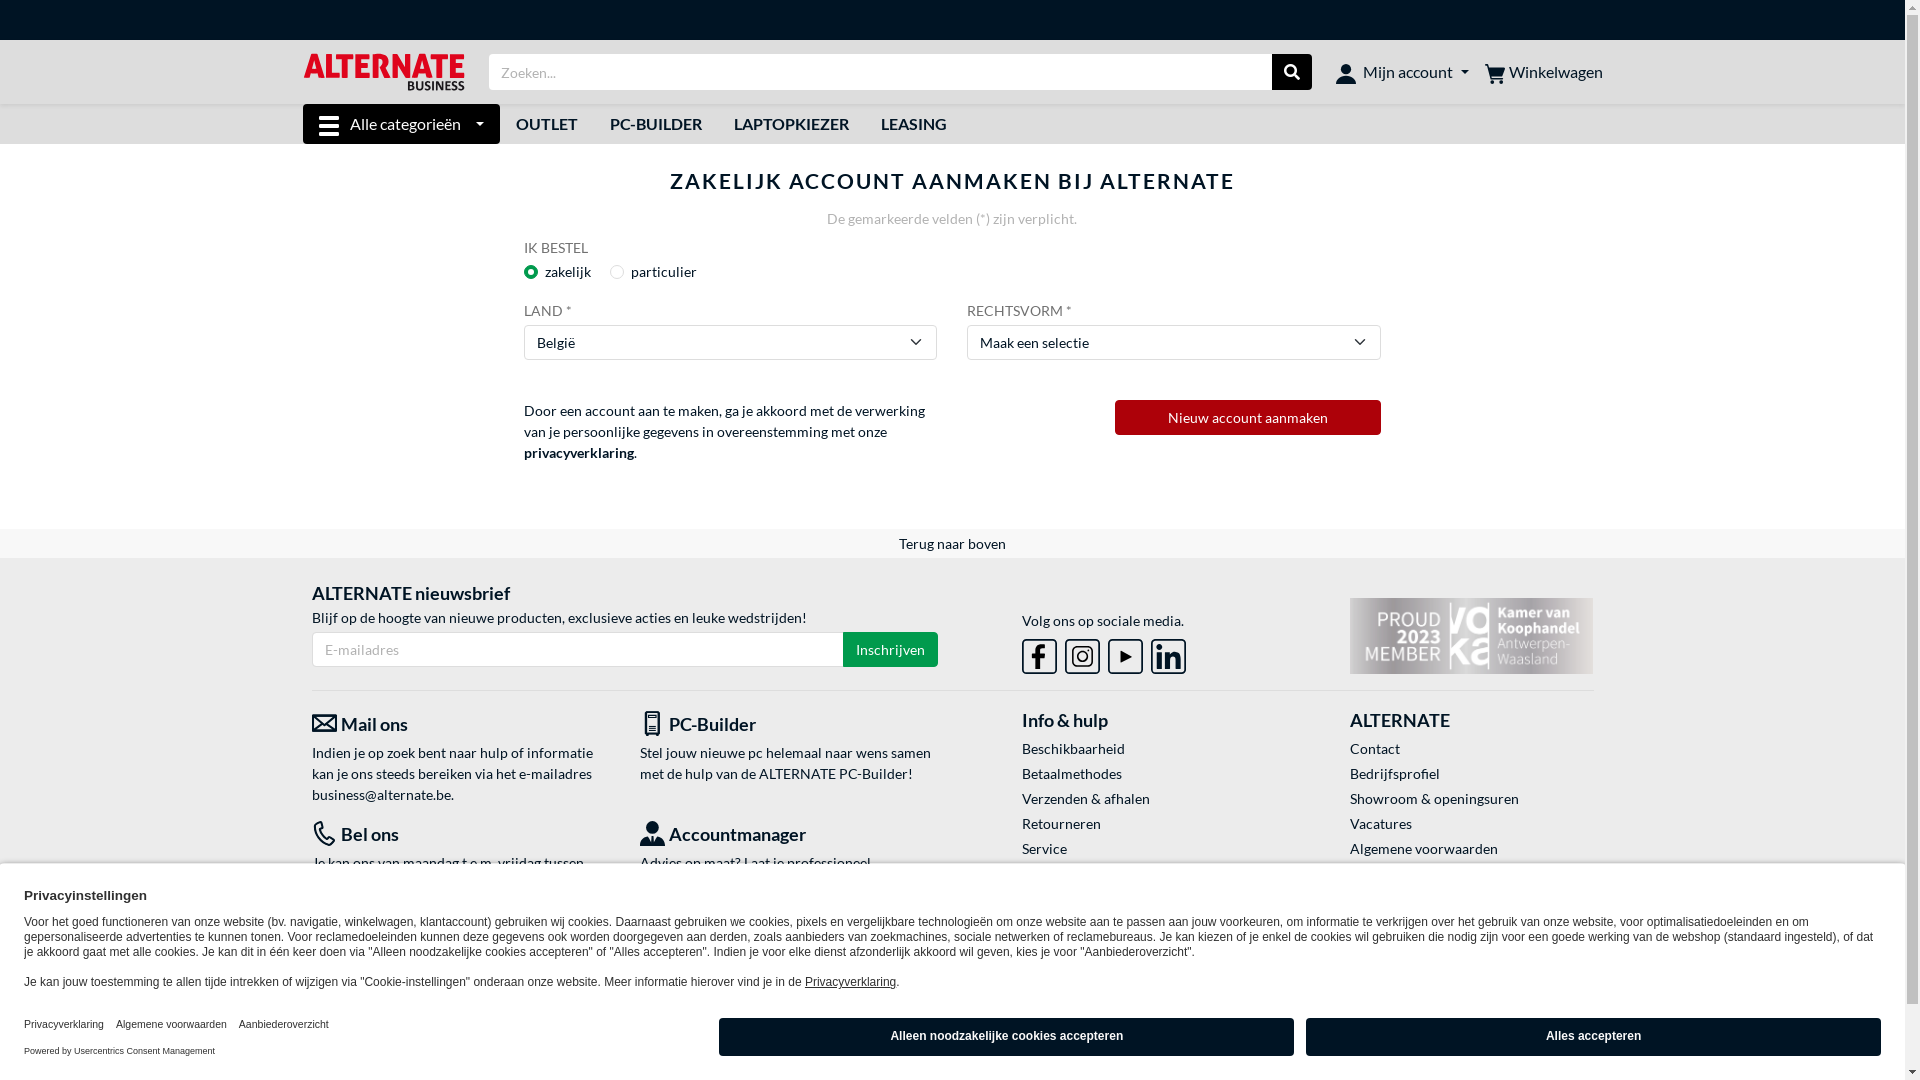 The height and width of the screenshot is (1080, 1920). Describe the element at coordinates (787, 724) in the screenshot. I see `'PC-Builder'` at that location.